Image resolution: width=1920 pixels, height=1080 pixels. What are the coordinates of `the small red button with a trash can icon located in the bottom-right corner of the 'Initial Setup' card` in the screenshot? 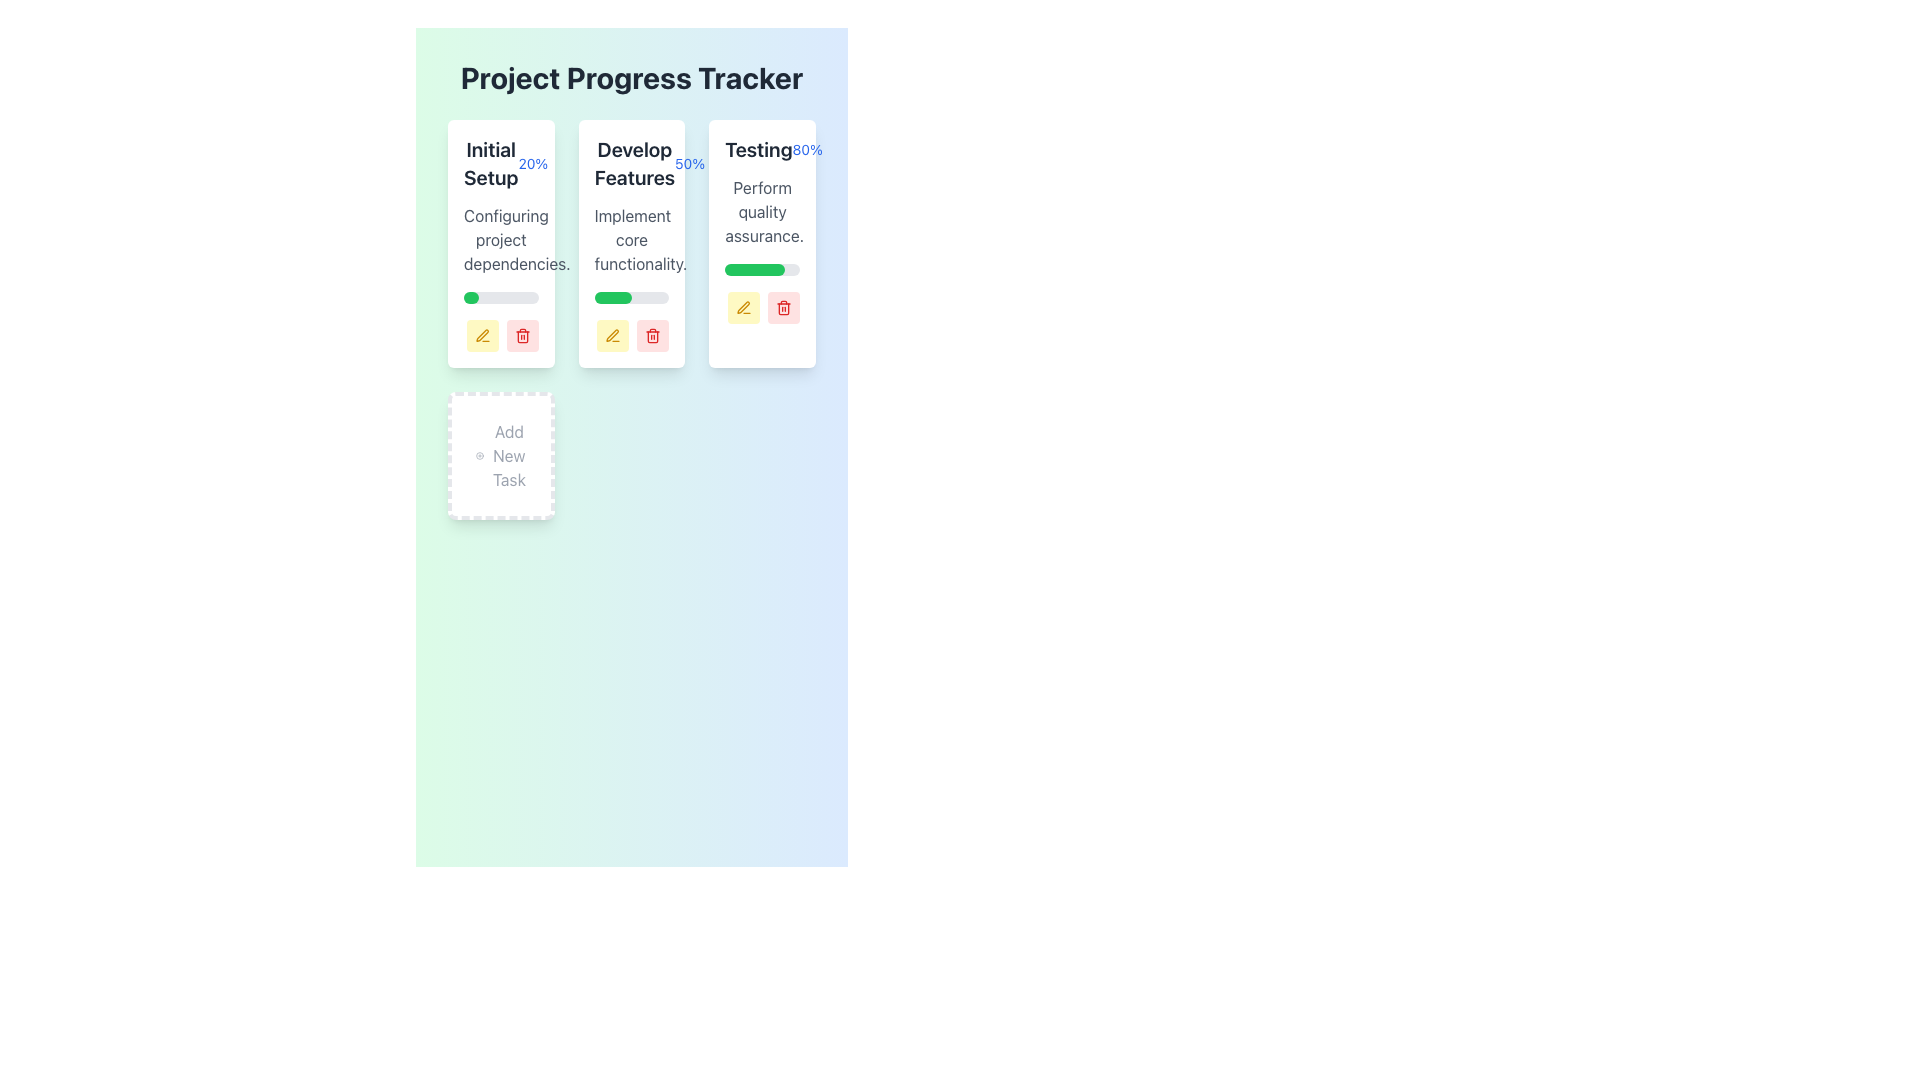 It's located at (522, 334).